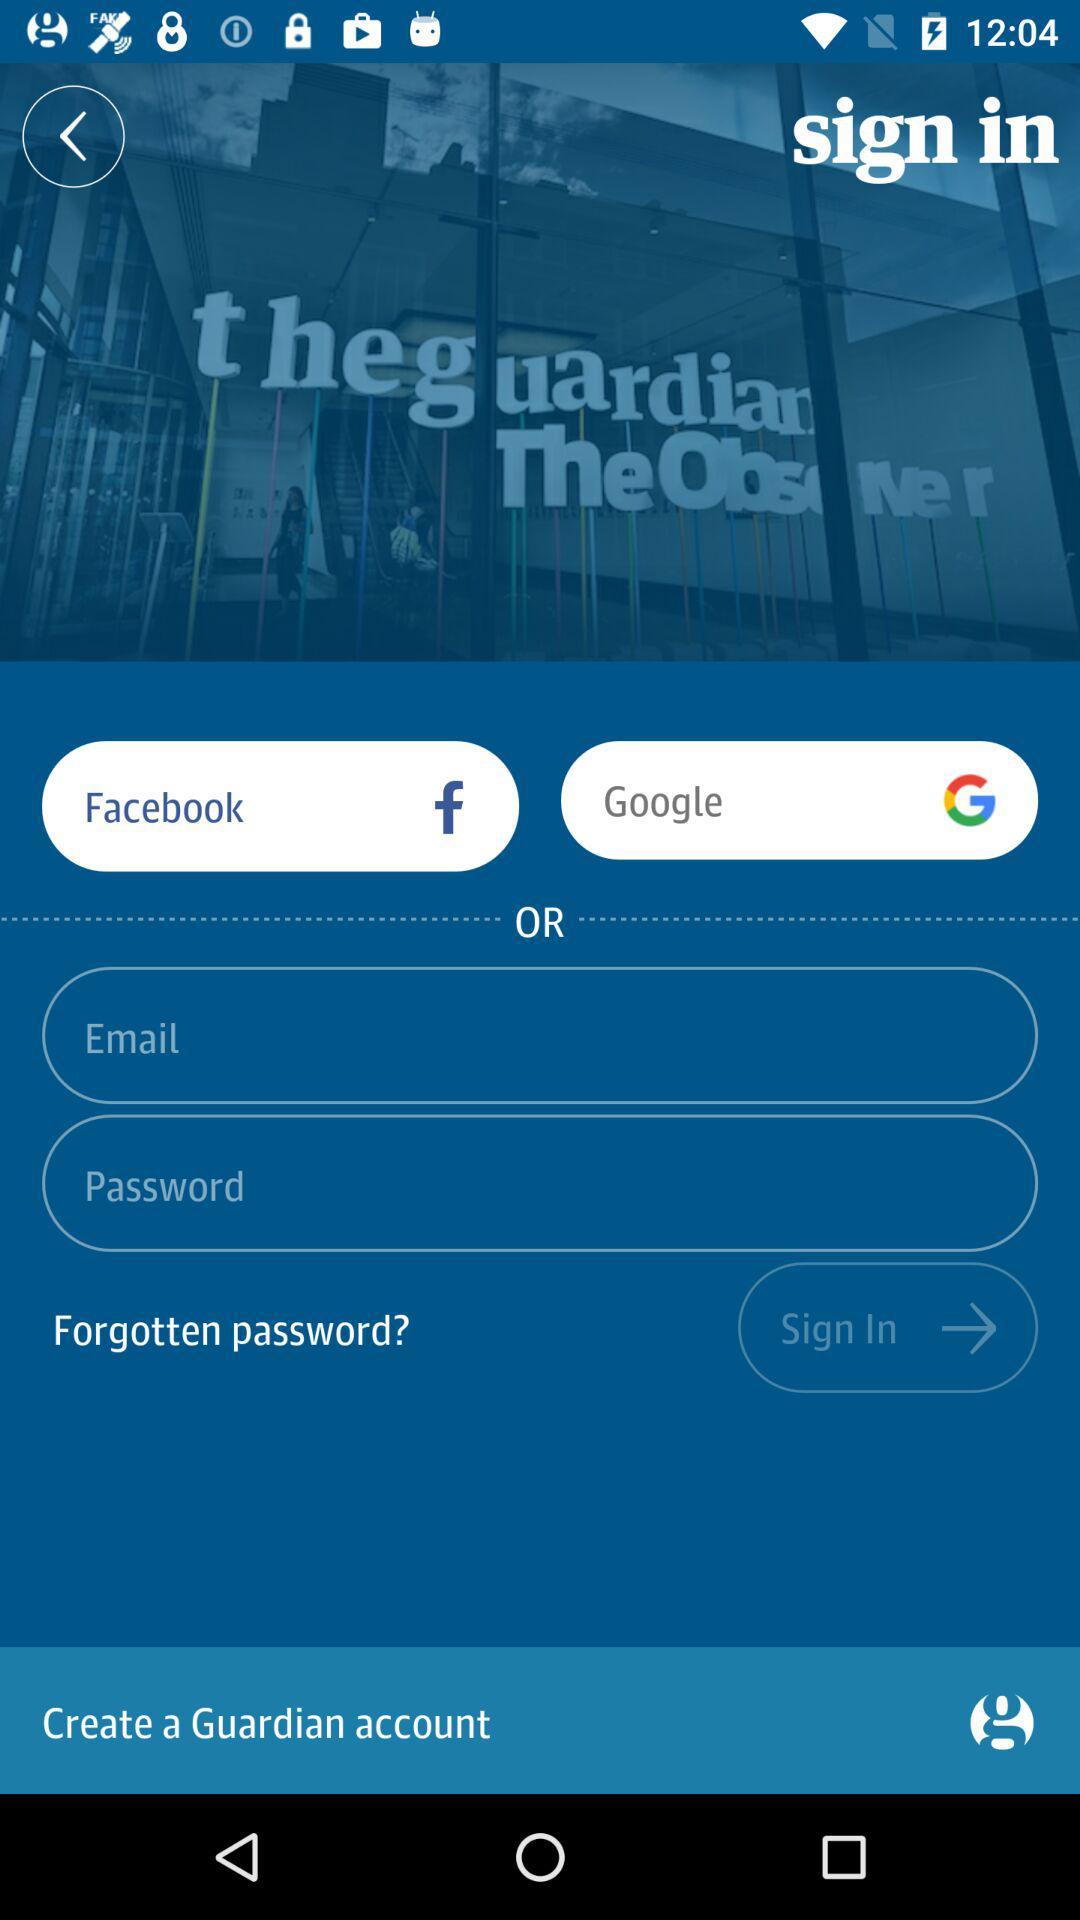  I want to click on the item below or icon, so click(540, 1035).